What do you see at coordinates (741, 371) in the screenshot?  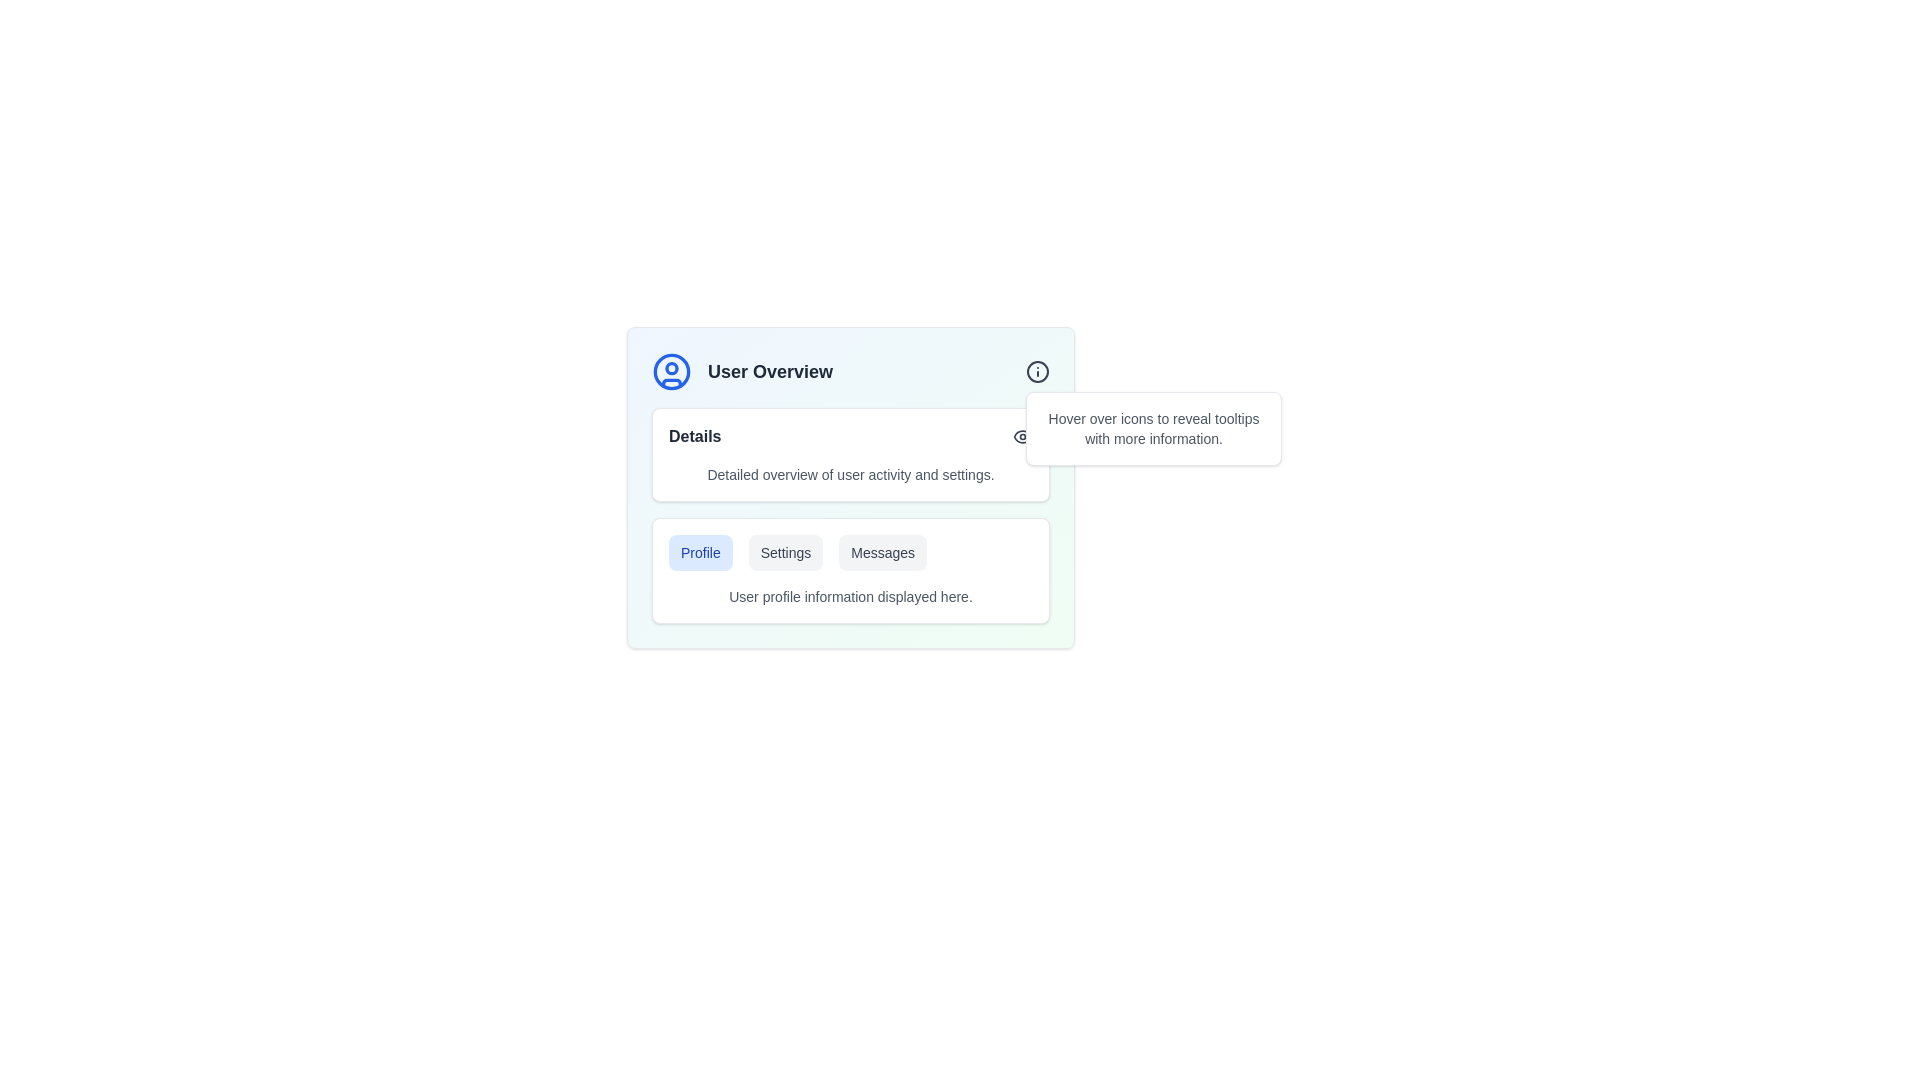 I see `the text 'User Overview'` at bounding box center [741, 371].